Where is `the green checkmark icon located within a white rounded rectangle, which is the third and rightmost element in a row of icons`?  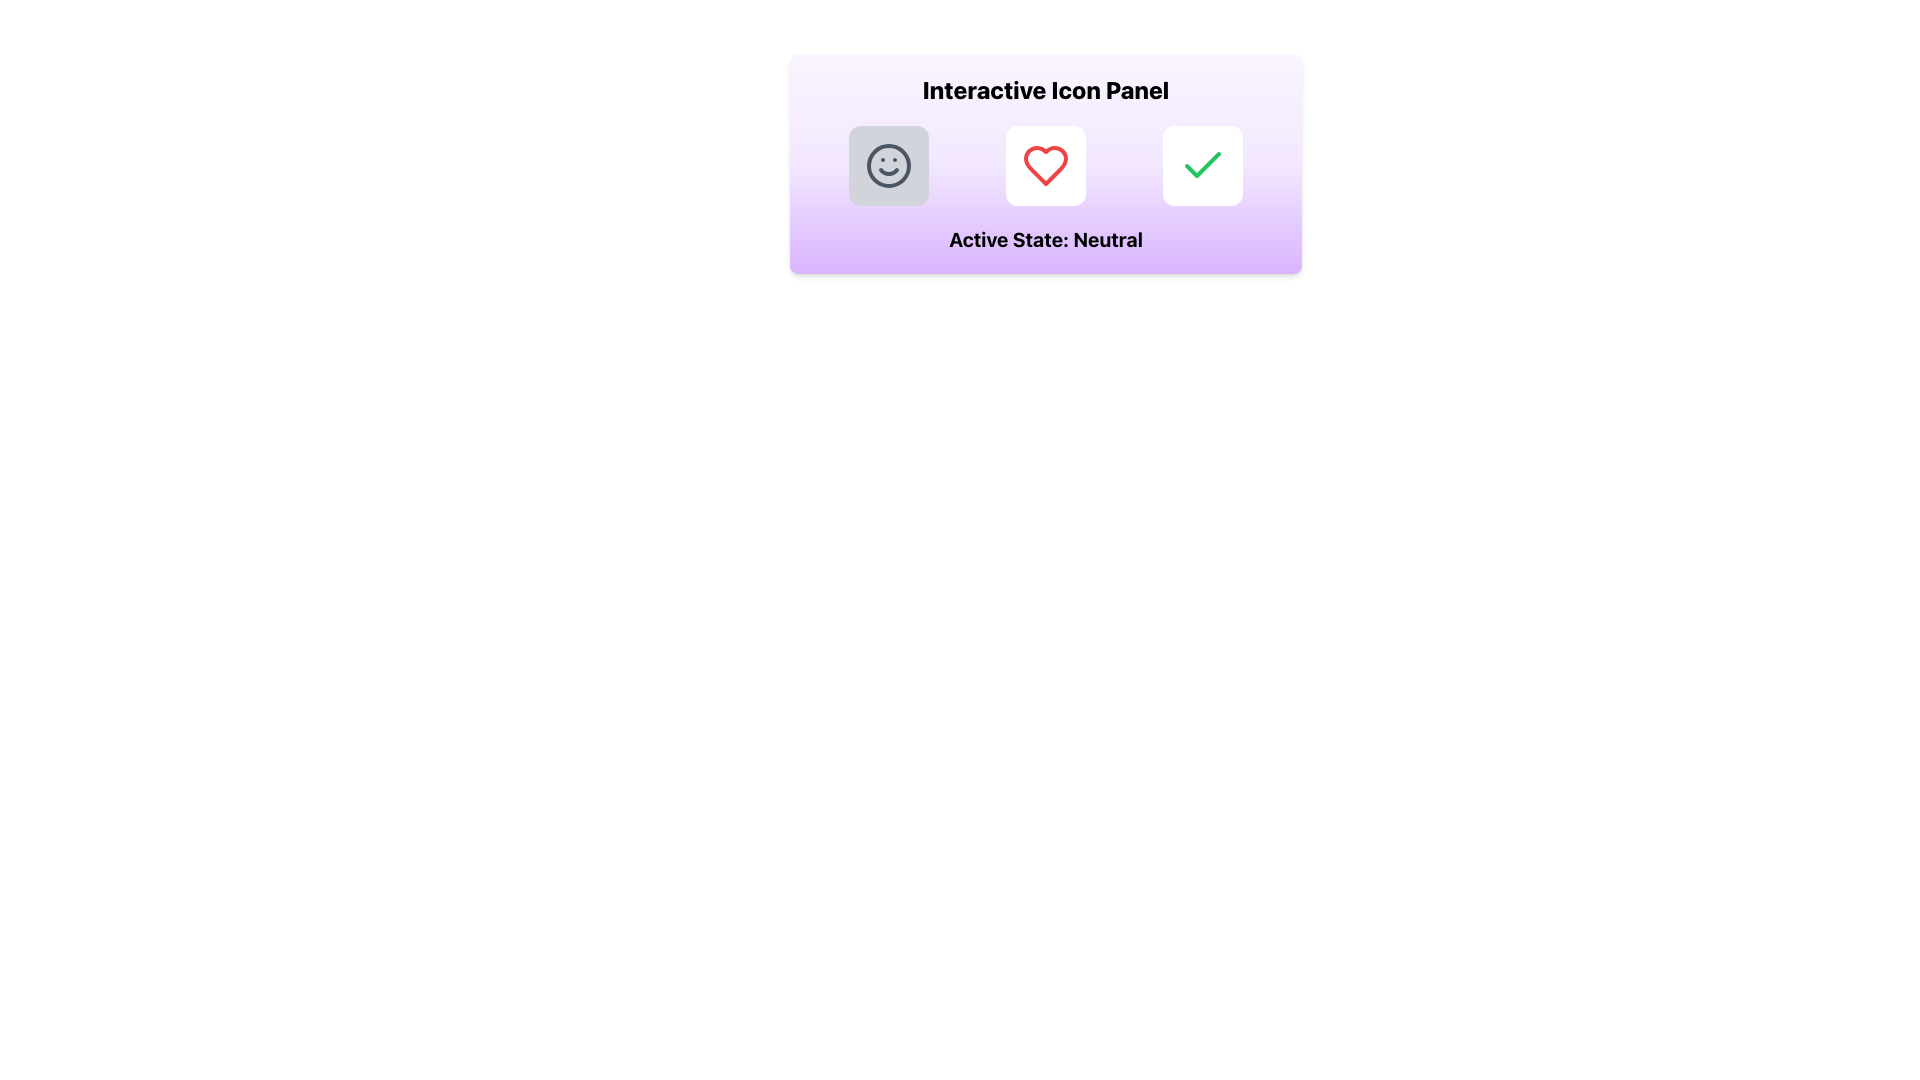 the green checkmark icon located within a white rounded rectangle, which is the third and rightmost element in a row of icons is located at coordinates (1202, 164).